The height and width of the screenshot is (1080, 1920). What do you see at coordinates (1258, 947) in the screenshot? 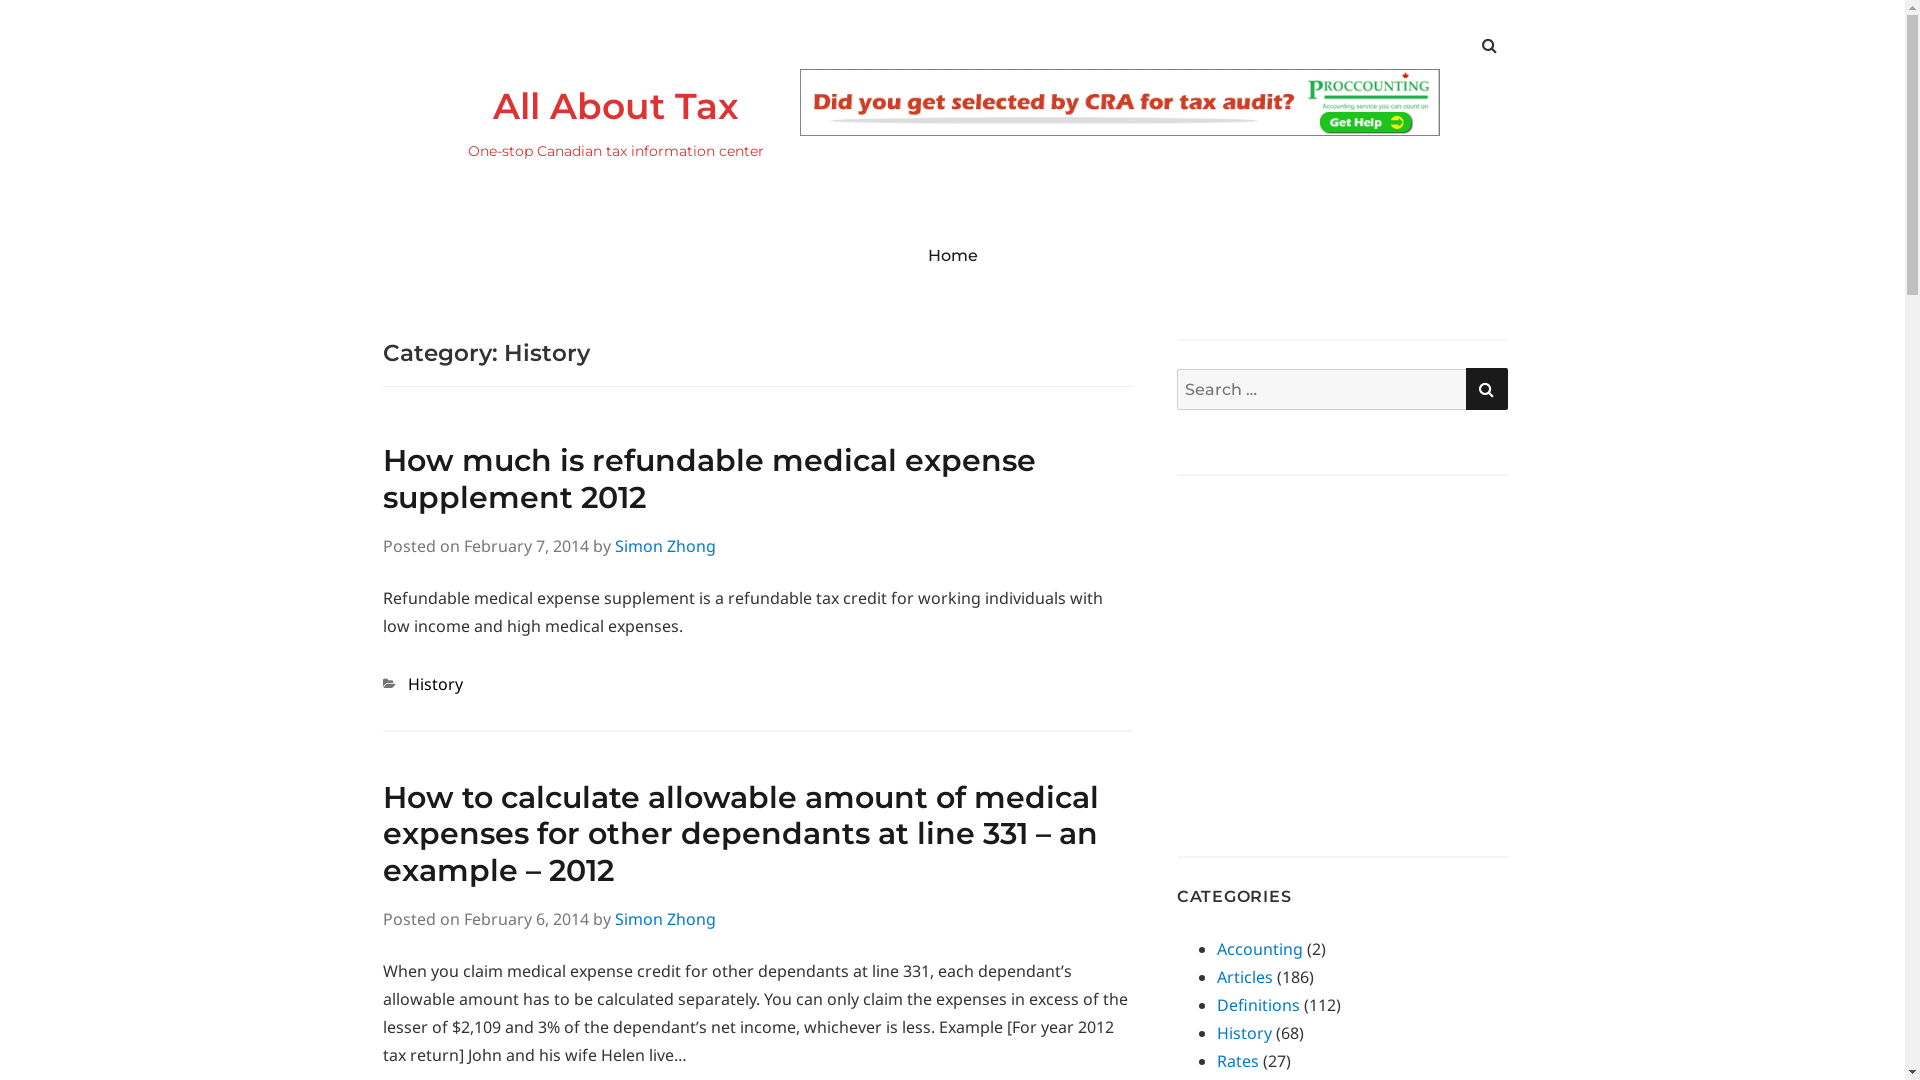
I see `'Accounting'` at bounding box center [1258, 947].